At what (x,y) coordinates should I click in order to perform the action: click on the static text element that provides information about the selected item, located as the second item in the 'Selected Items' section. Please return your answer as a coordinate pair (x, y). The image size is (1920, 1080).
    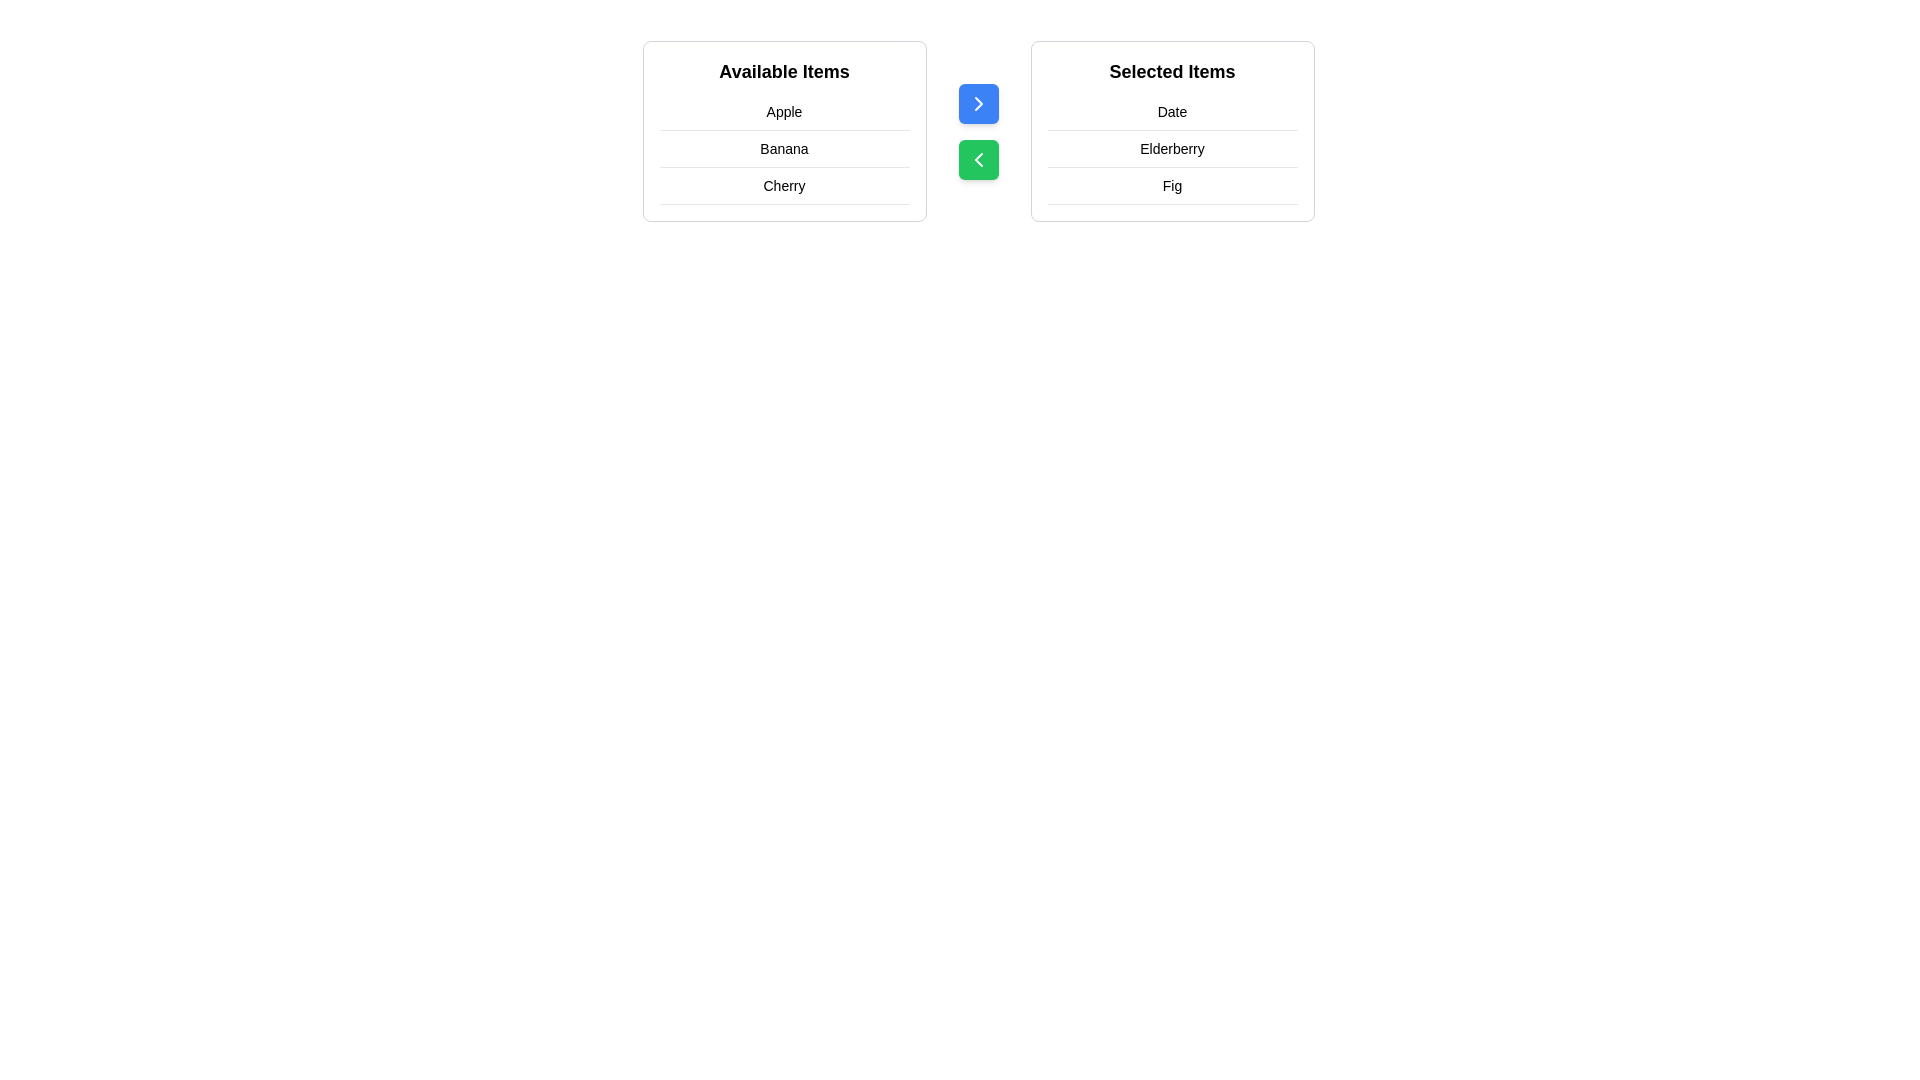
    Looking at the image, I should click on (1172, 148).